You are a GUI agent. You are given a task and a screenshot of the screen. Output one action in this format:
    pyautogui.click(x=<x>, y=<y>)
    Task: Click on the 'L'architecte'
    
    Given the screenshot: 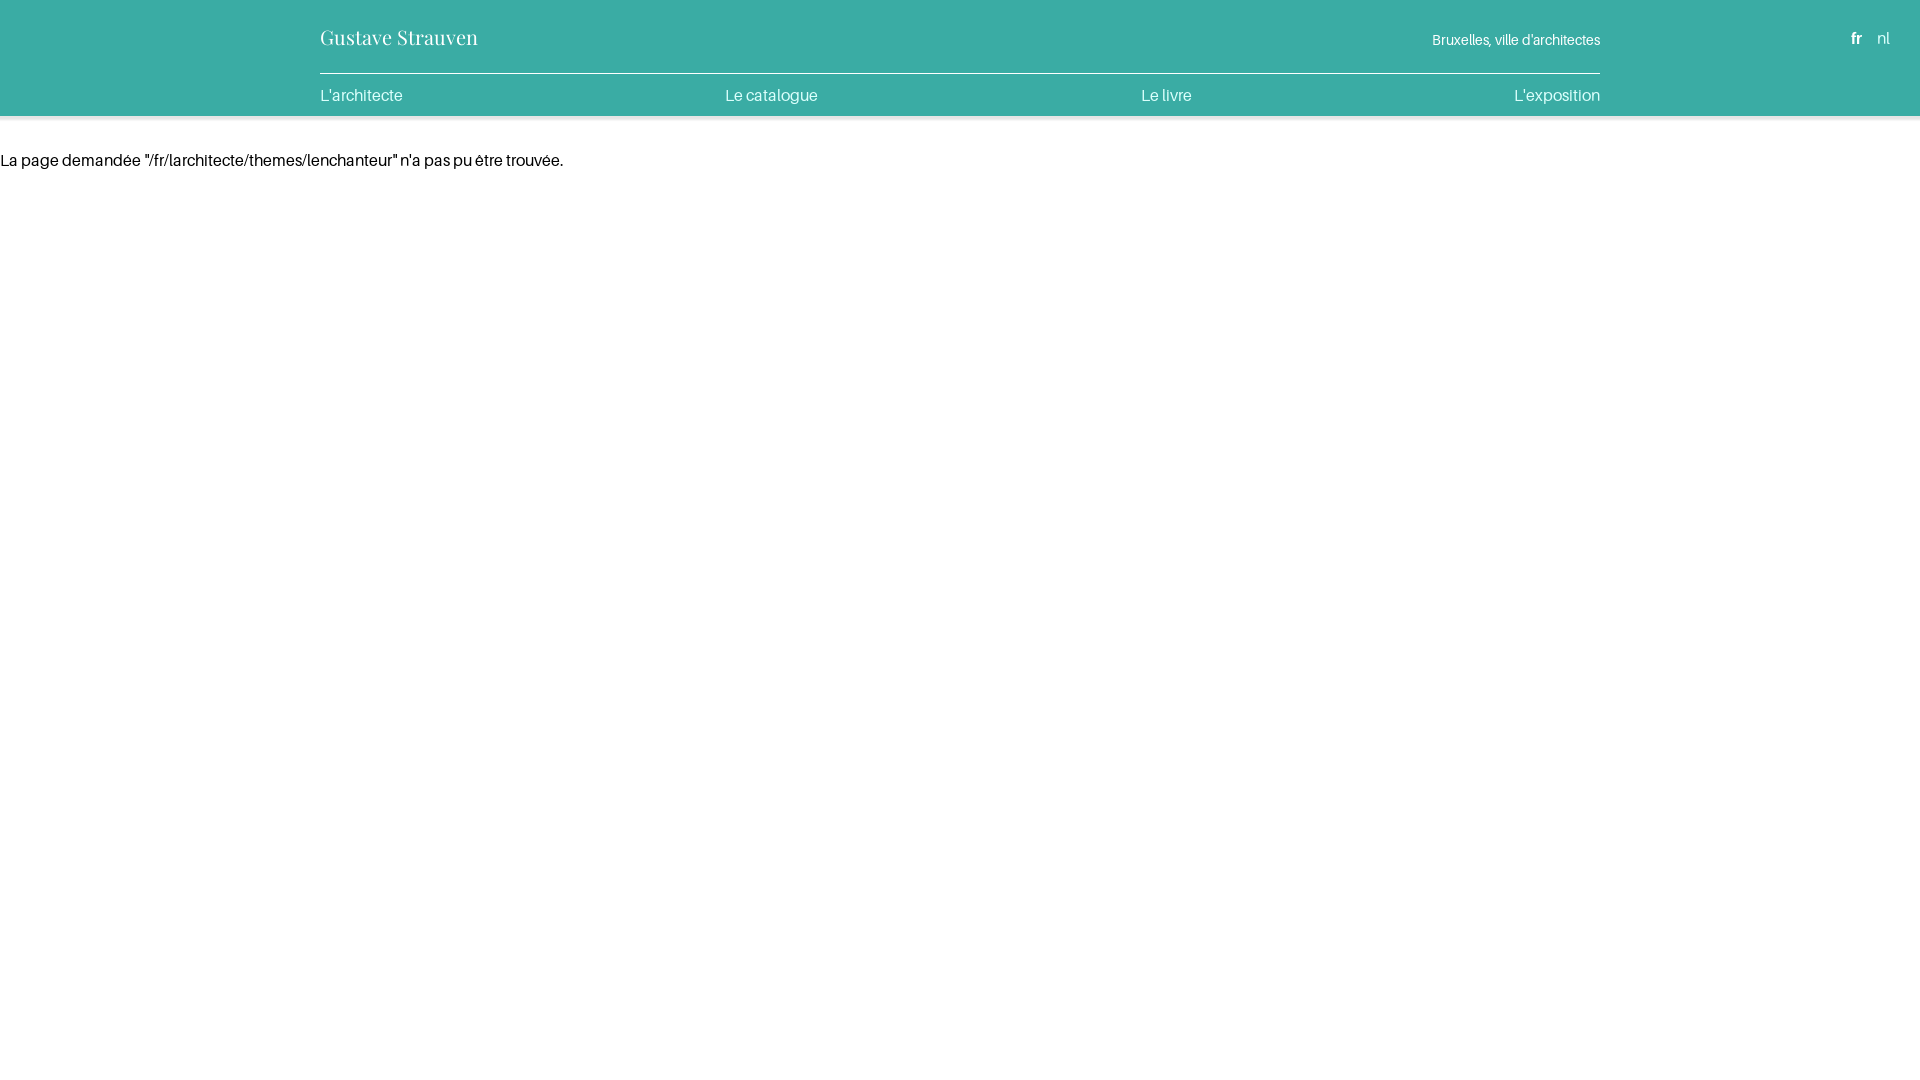 What is the action you would take?
    pyautogui.click(x=361, y=95)
    